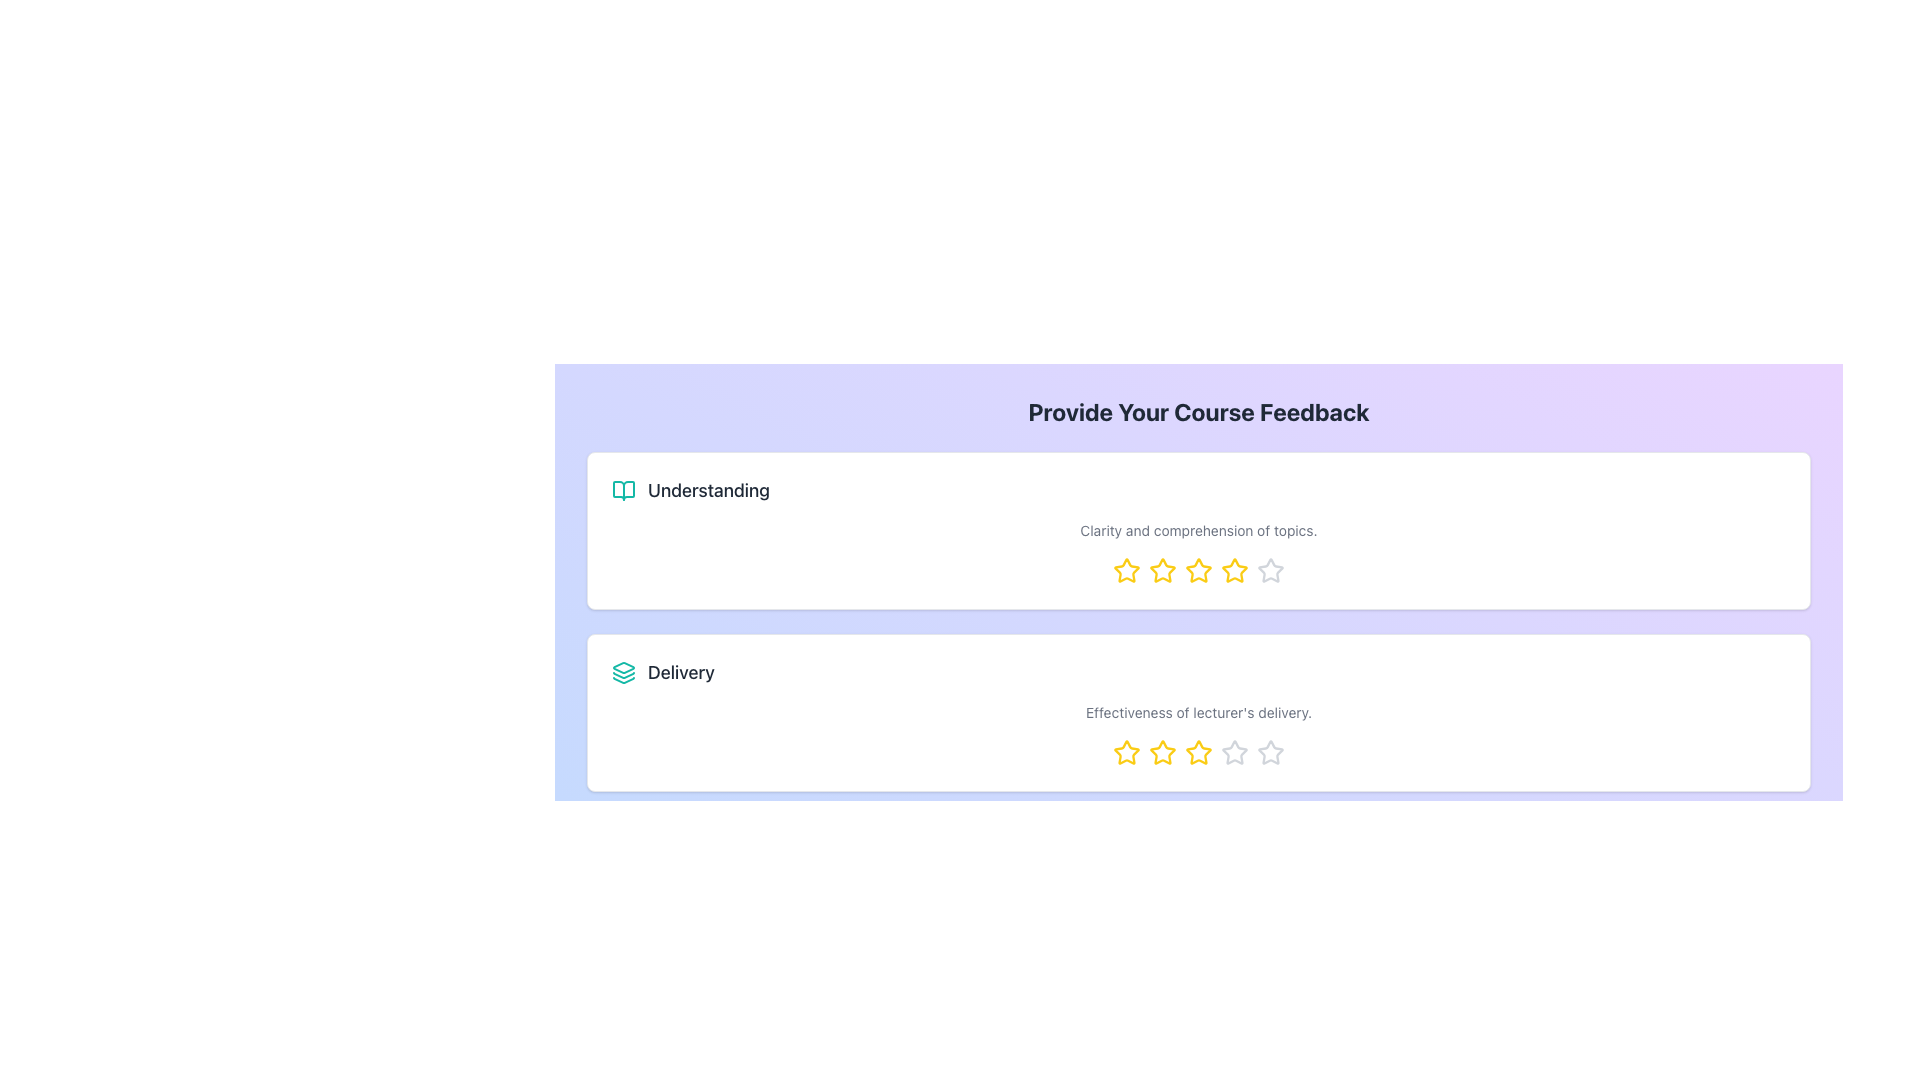 This screenshot has width=1920, height=1080. I want to click on the first star in the Interactive icon (star rating) under the 'Delivery' feedback section to assign the lowest rating on the scale, so click(1127, 752).